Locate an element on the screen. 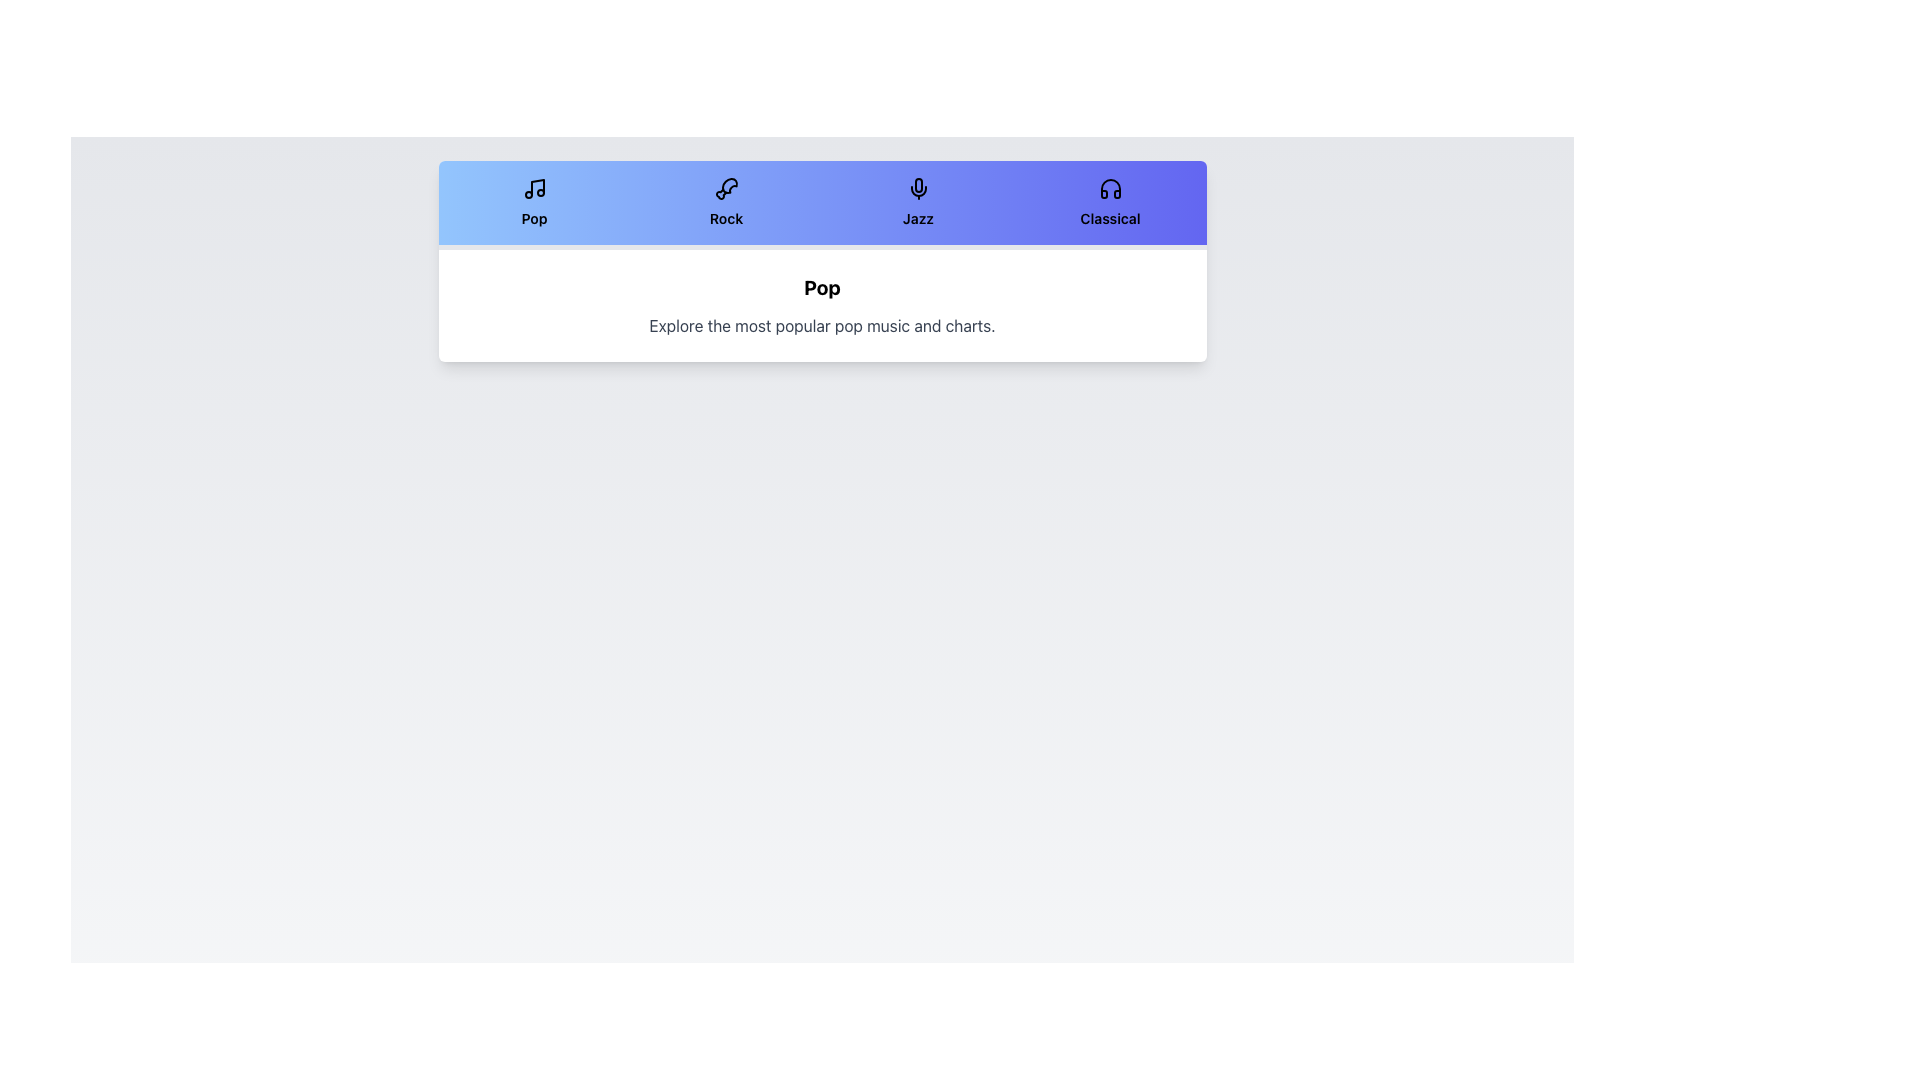 This screenshot has width=1920, height=1080. the headphones icon styled as an SVG graphic with a black outline, located above the label 'Classical' is located at coordinates (1109, 189).